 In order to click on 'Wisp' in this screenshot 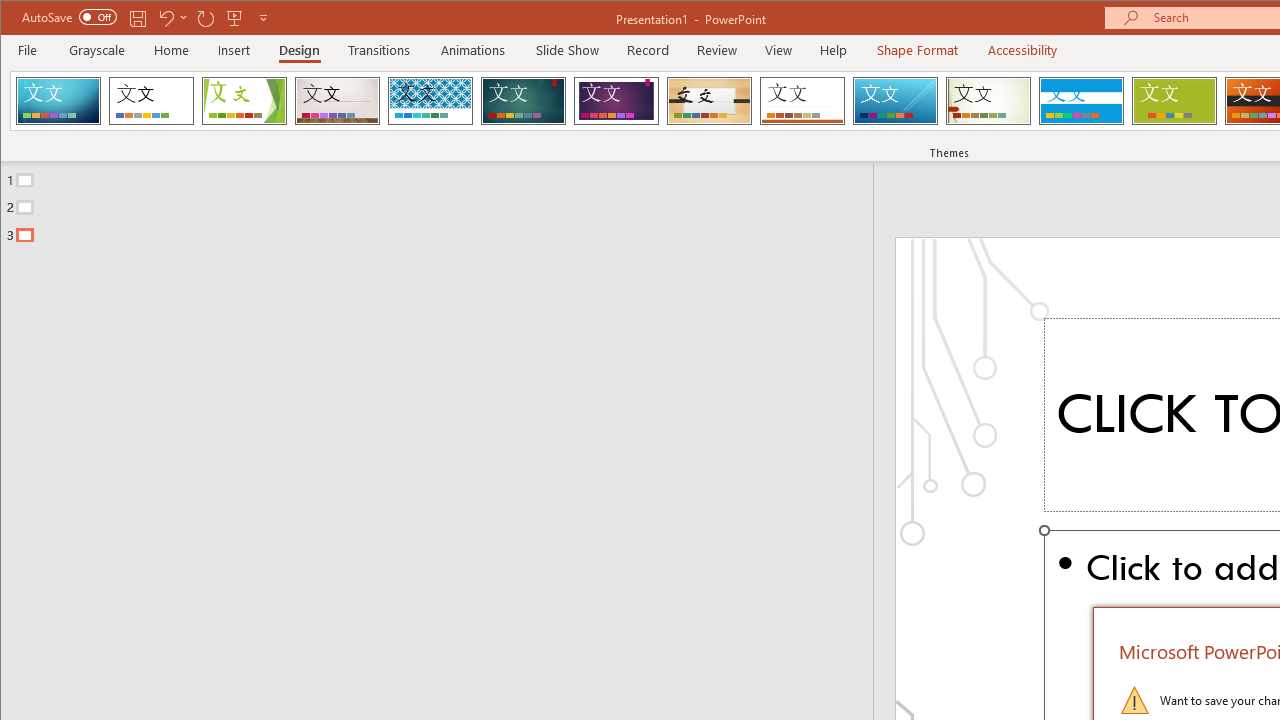, I will do `click(988, 100)`.